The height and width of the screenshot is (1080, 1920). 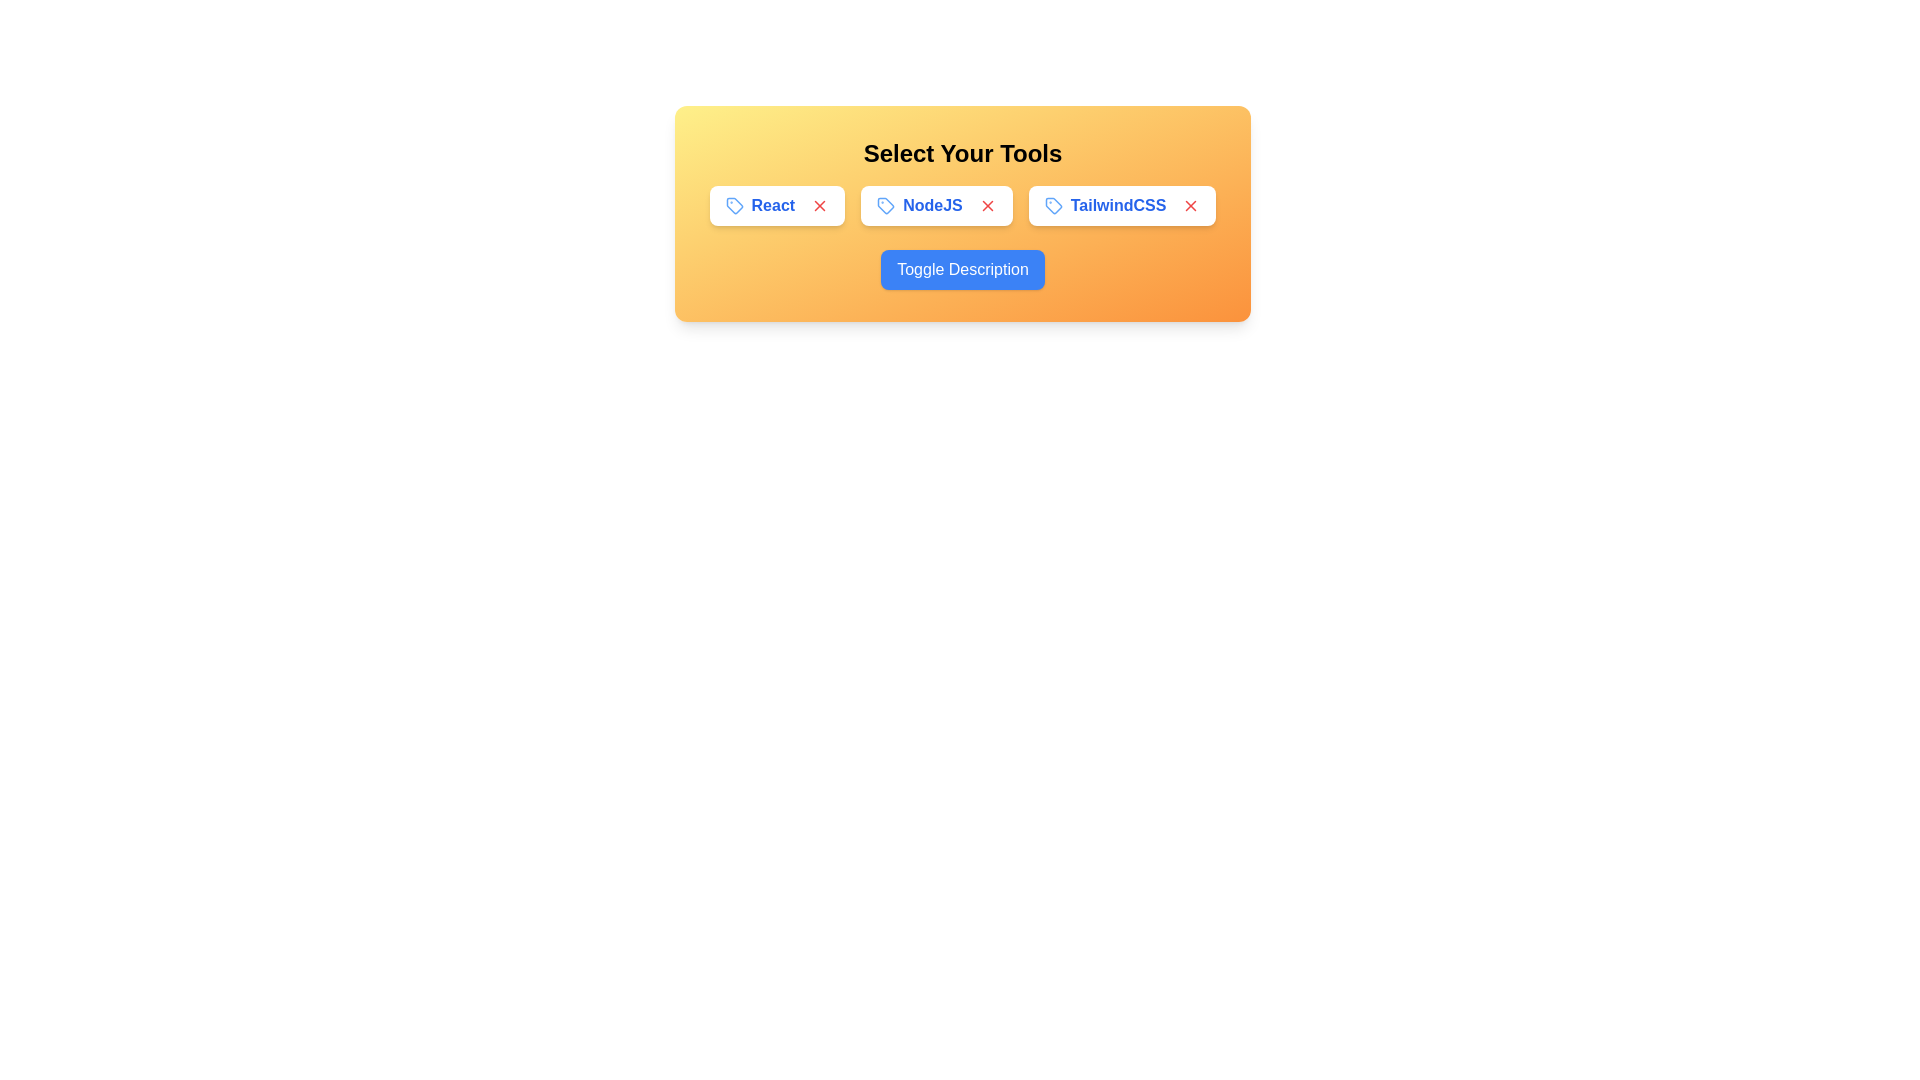 What do you see at coordinates (987, 205) in the screenshot?
I see `close button of the chip labeled NodeJS to remove it` at bounding box center [987, 205].